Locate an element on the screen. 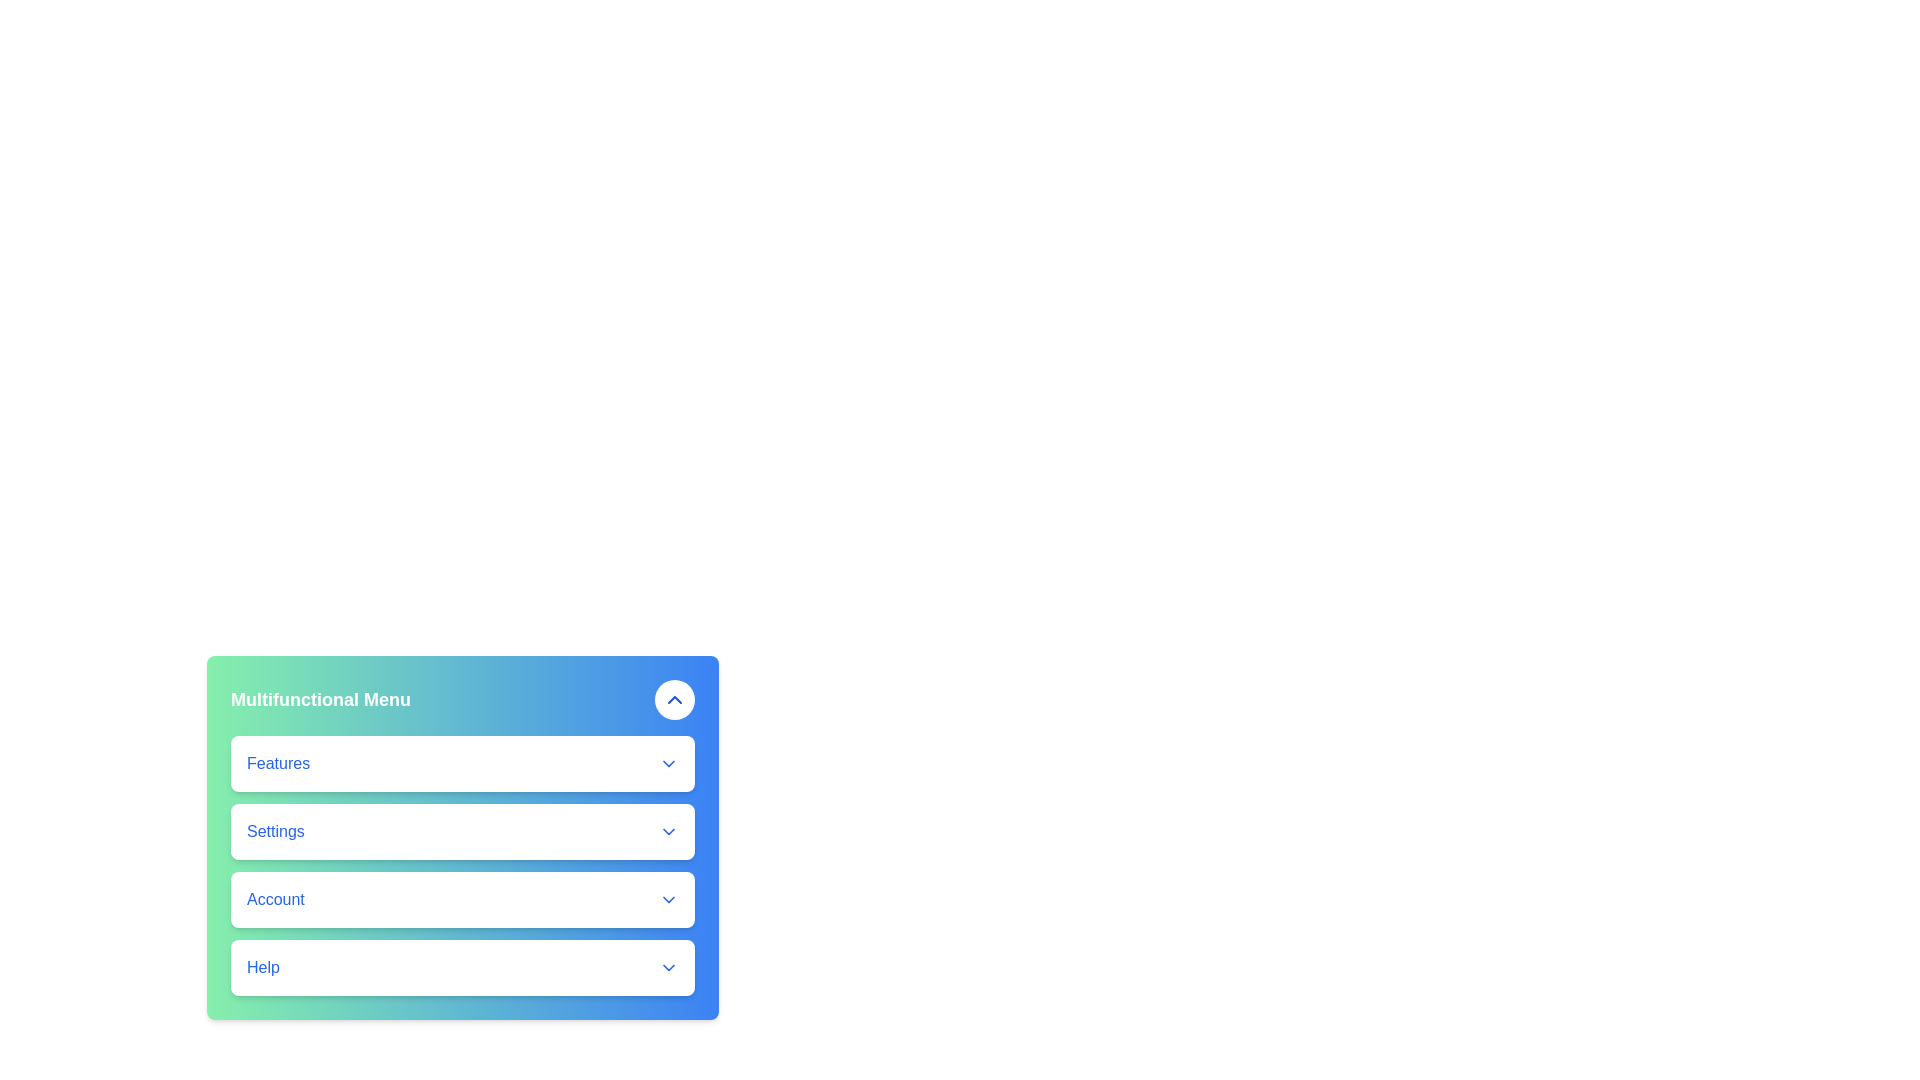  text of the 'Account' label, which is the third option in the menu list, positioned between 'Settings' and 'Help' is located at coordinates (274, 898).